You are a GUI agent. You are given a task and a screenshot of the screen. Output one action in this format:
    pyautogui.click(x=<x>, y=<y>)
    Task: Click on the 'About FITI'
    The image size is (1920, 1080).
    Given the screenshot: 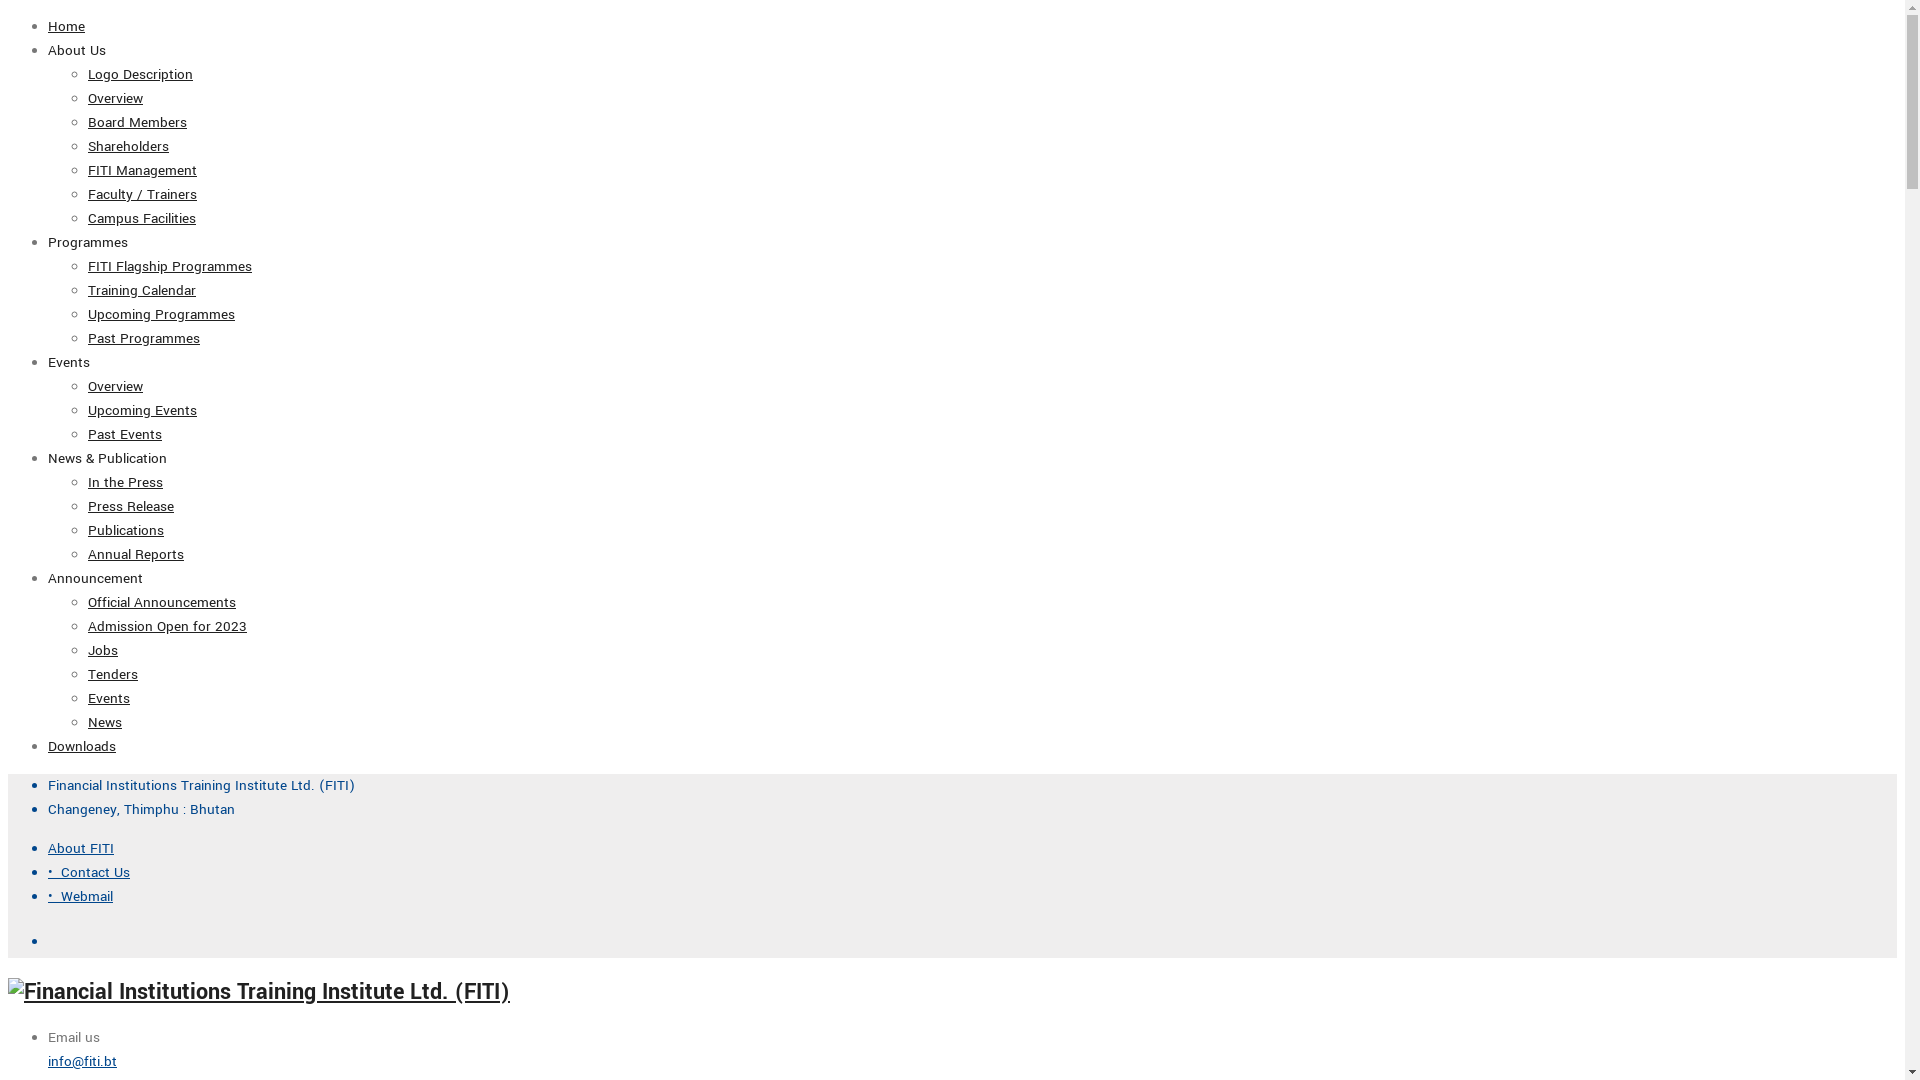 What is the action you would take?
    pyautogui.click(x=80, y=848)
    